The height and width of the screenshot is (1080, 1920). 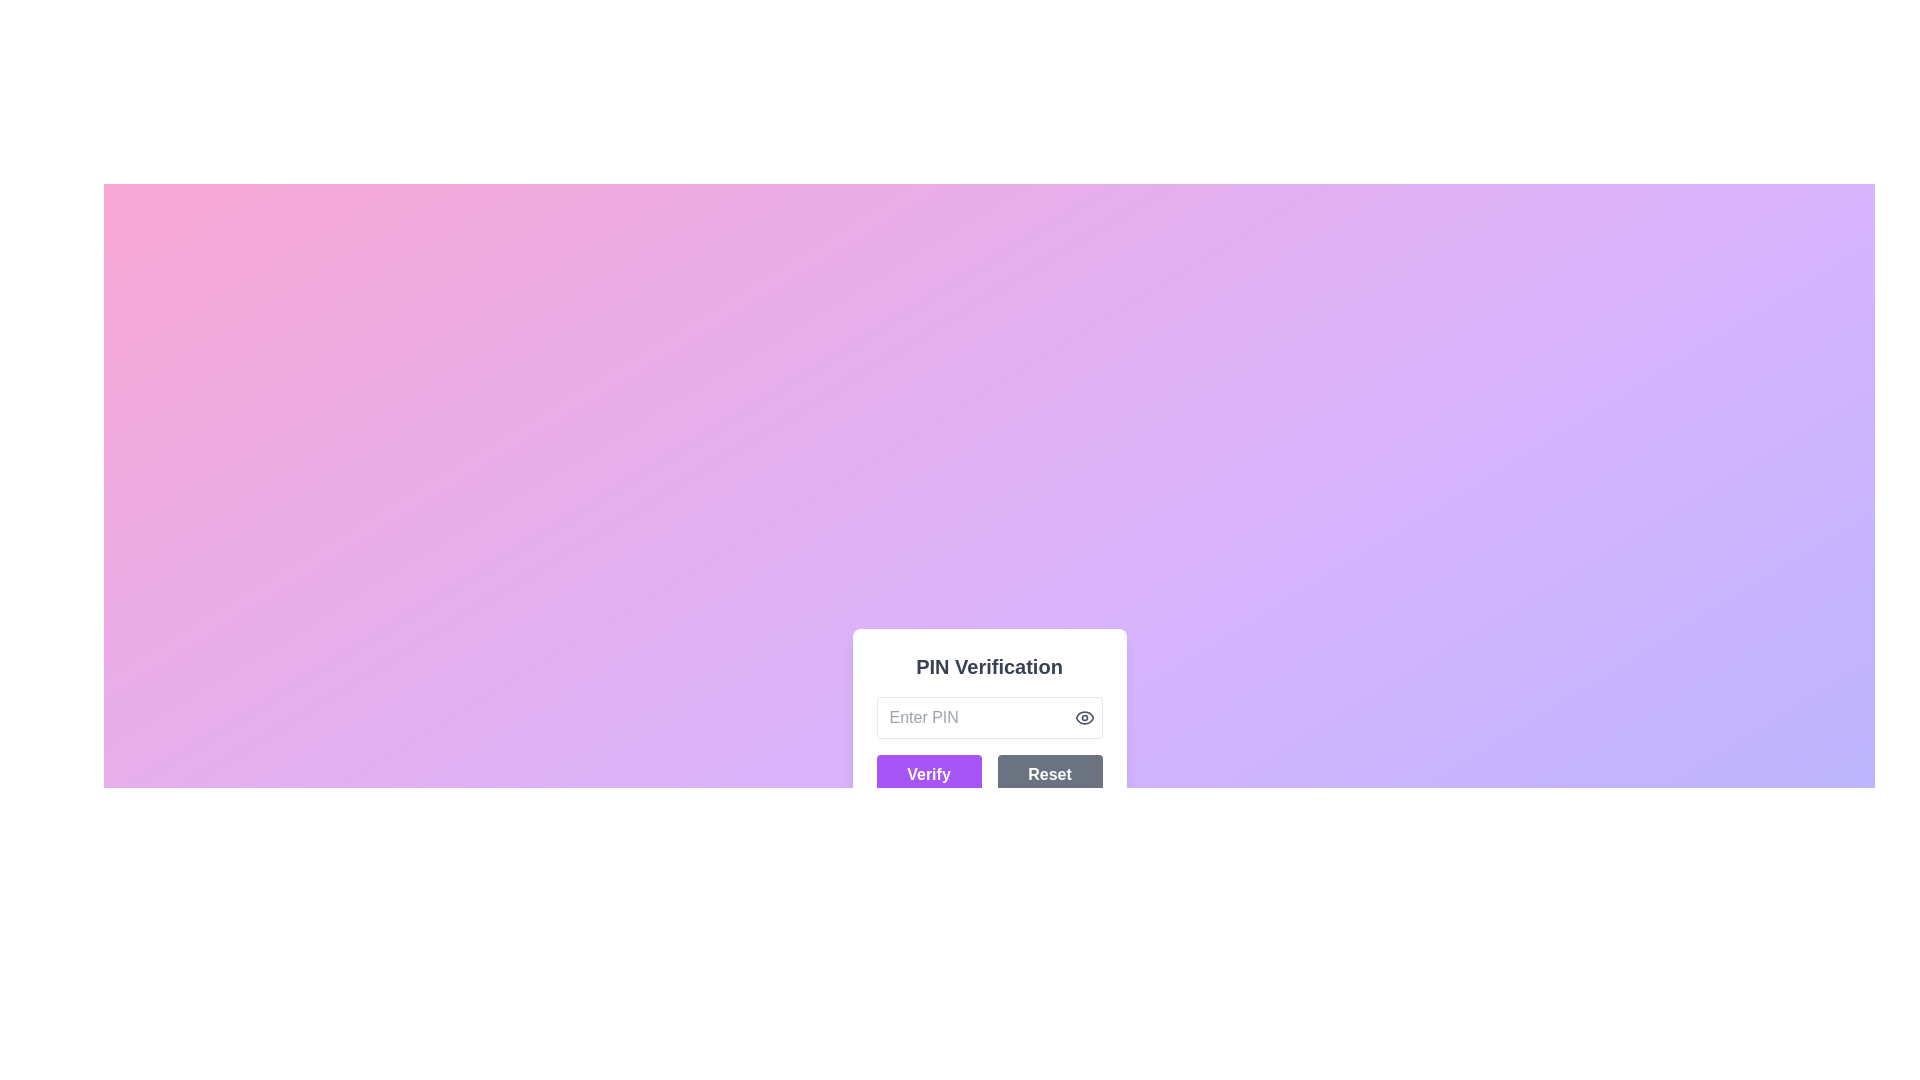 What do you see at coordinates (1083, 716) in the screenshot?
I see `the button located to the right of the 'Enter PIN' text input field` at bounding box center [1083, 716].